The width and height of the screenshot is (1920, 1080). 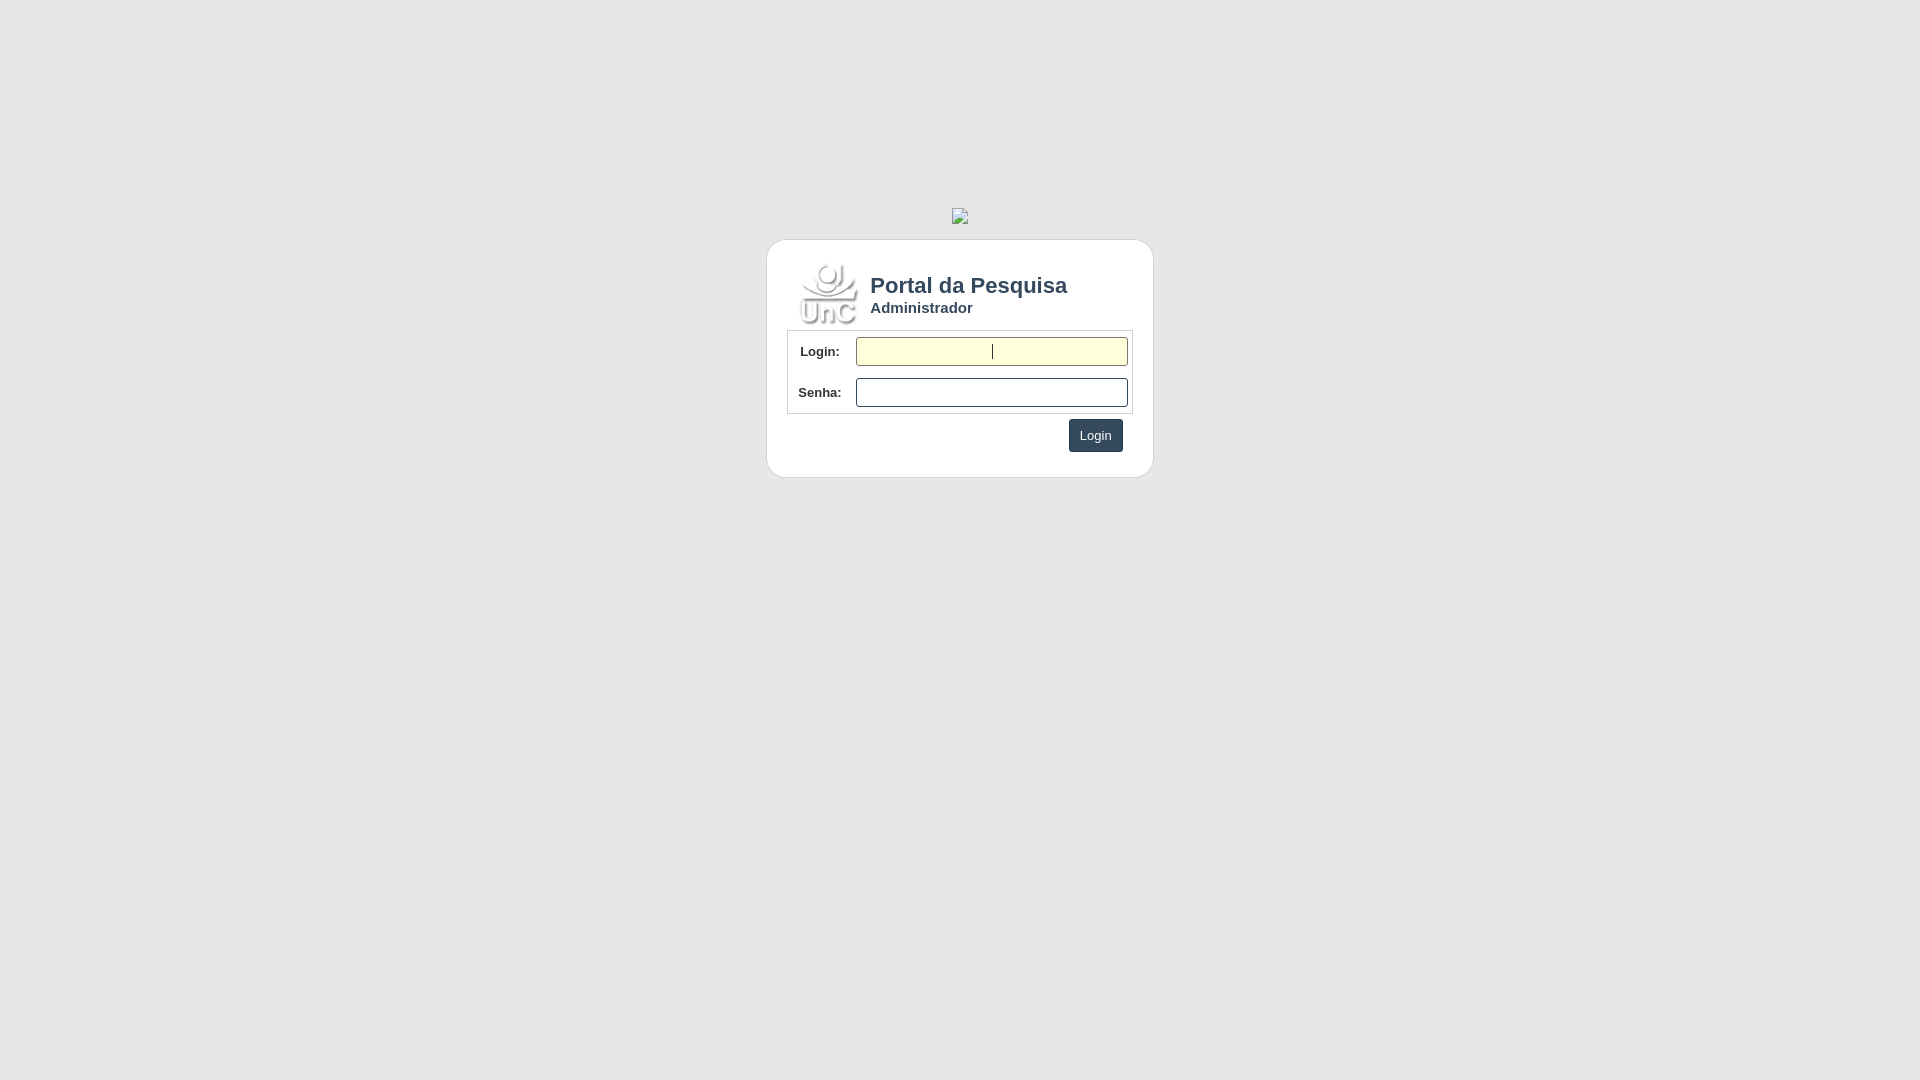 What do you see at coordinates (1094, 433) in the screenshot?
I see `'Login'` at bounding box center [1094, 433].